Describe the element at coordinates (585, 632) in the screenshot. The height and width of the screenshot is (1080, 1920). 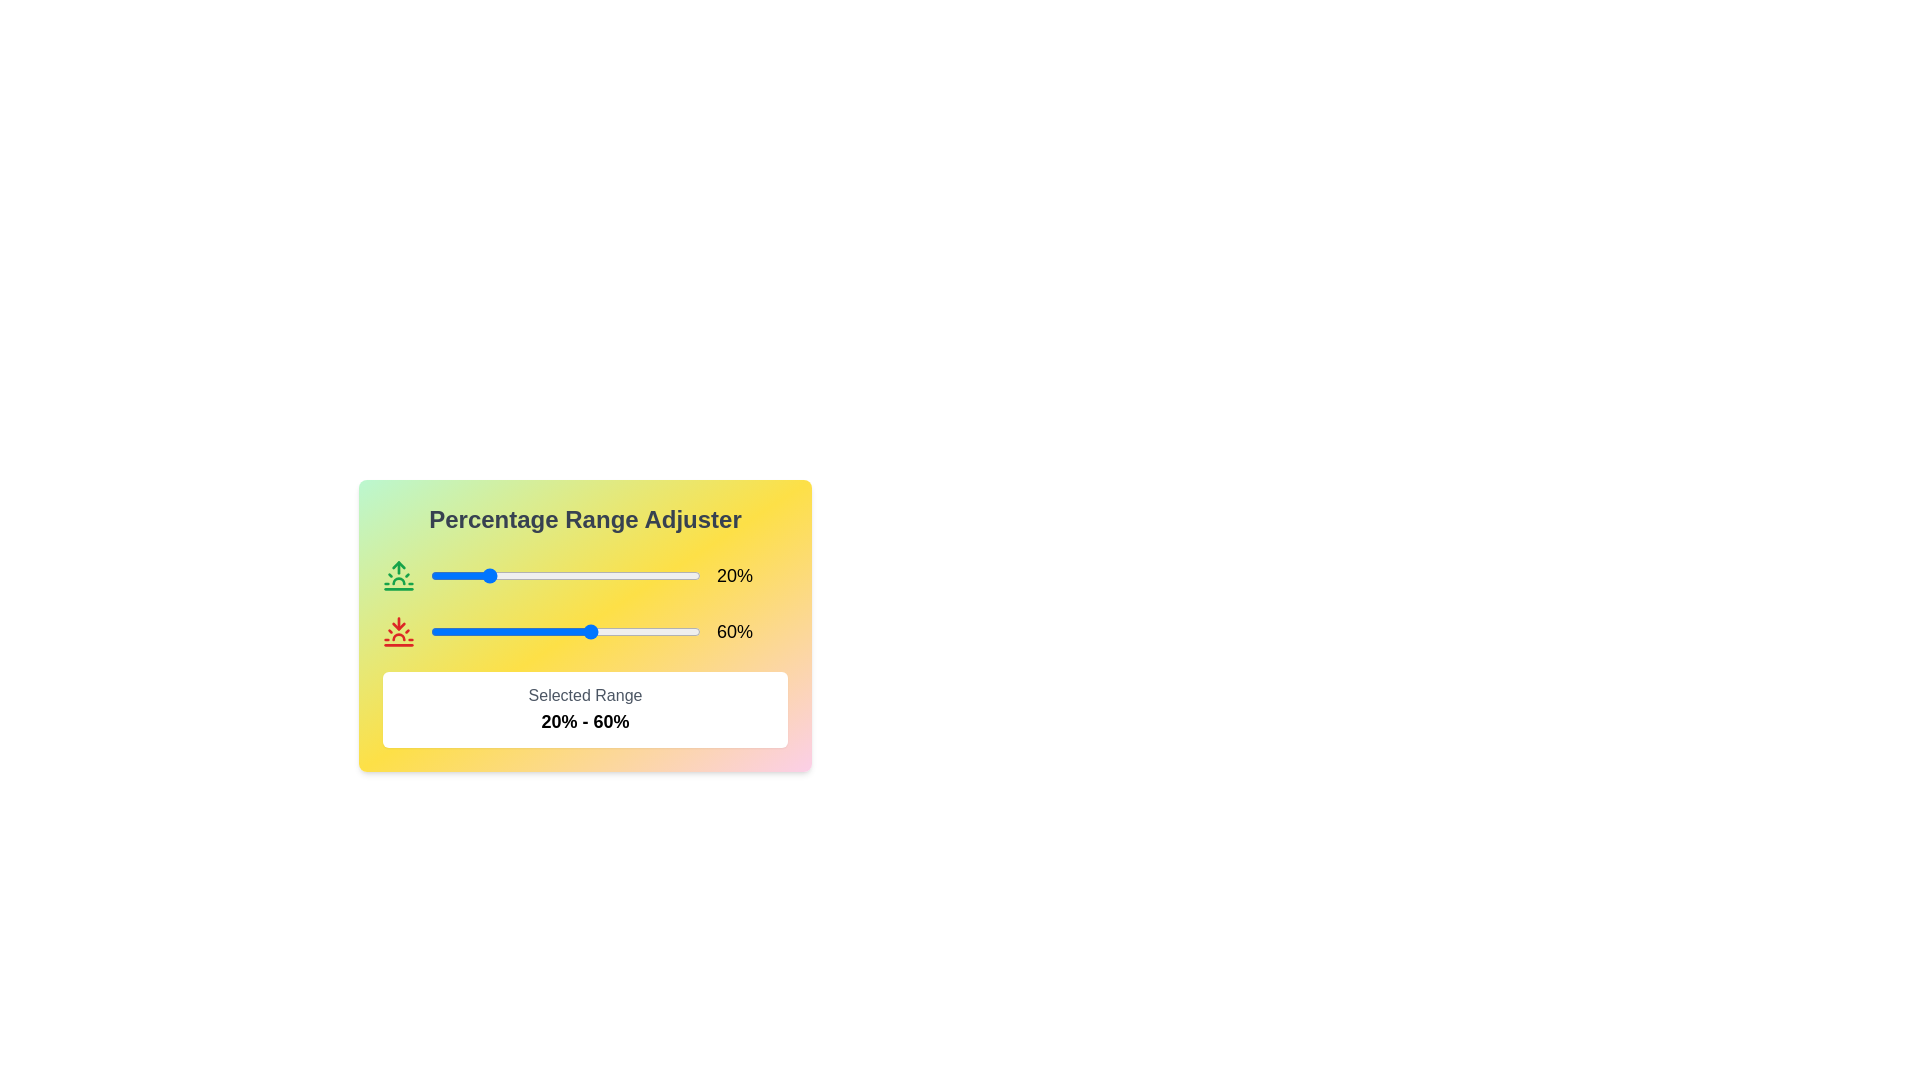
I see `the slider position` at that location.